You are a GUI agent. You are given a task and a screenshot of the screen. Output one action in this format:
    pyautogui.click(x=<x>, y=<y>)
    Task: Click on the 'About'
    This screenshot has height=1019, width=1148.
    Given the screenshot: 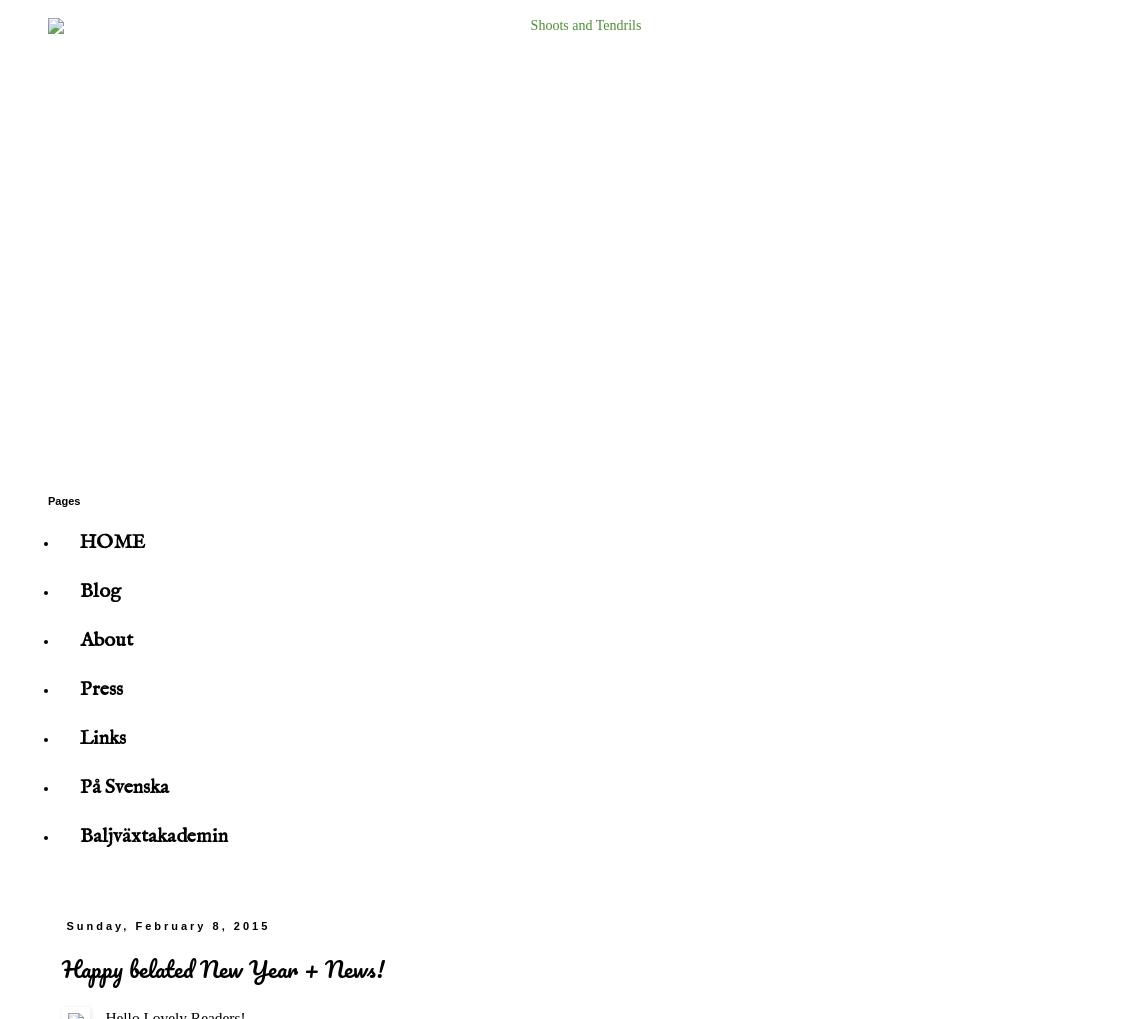 What is the action you would take?
    pyautogui.click(x=106, y=640)
    